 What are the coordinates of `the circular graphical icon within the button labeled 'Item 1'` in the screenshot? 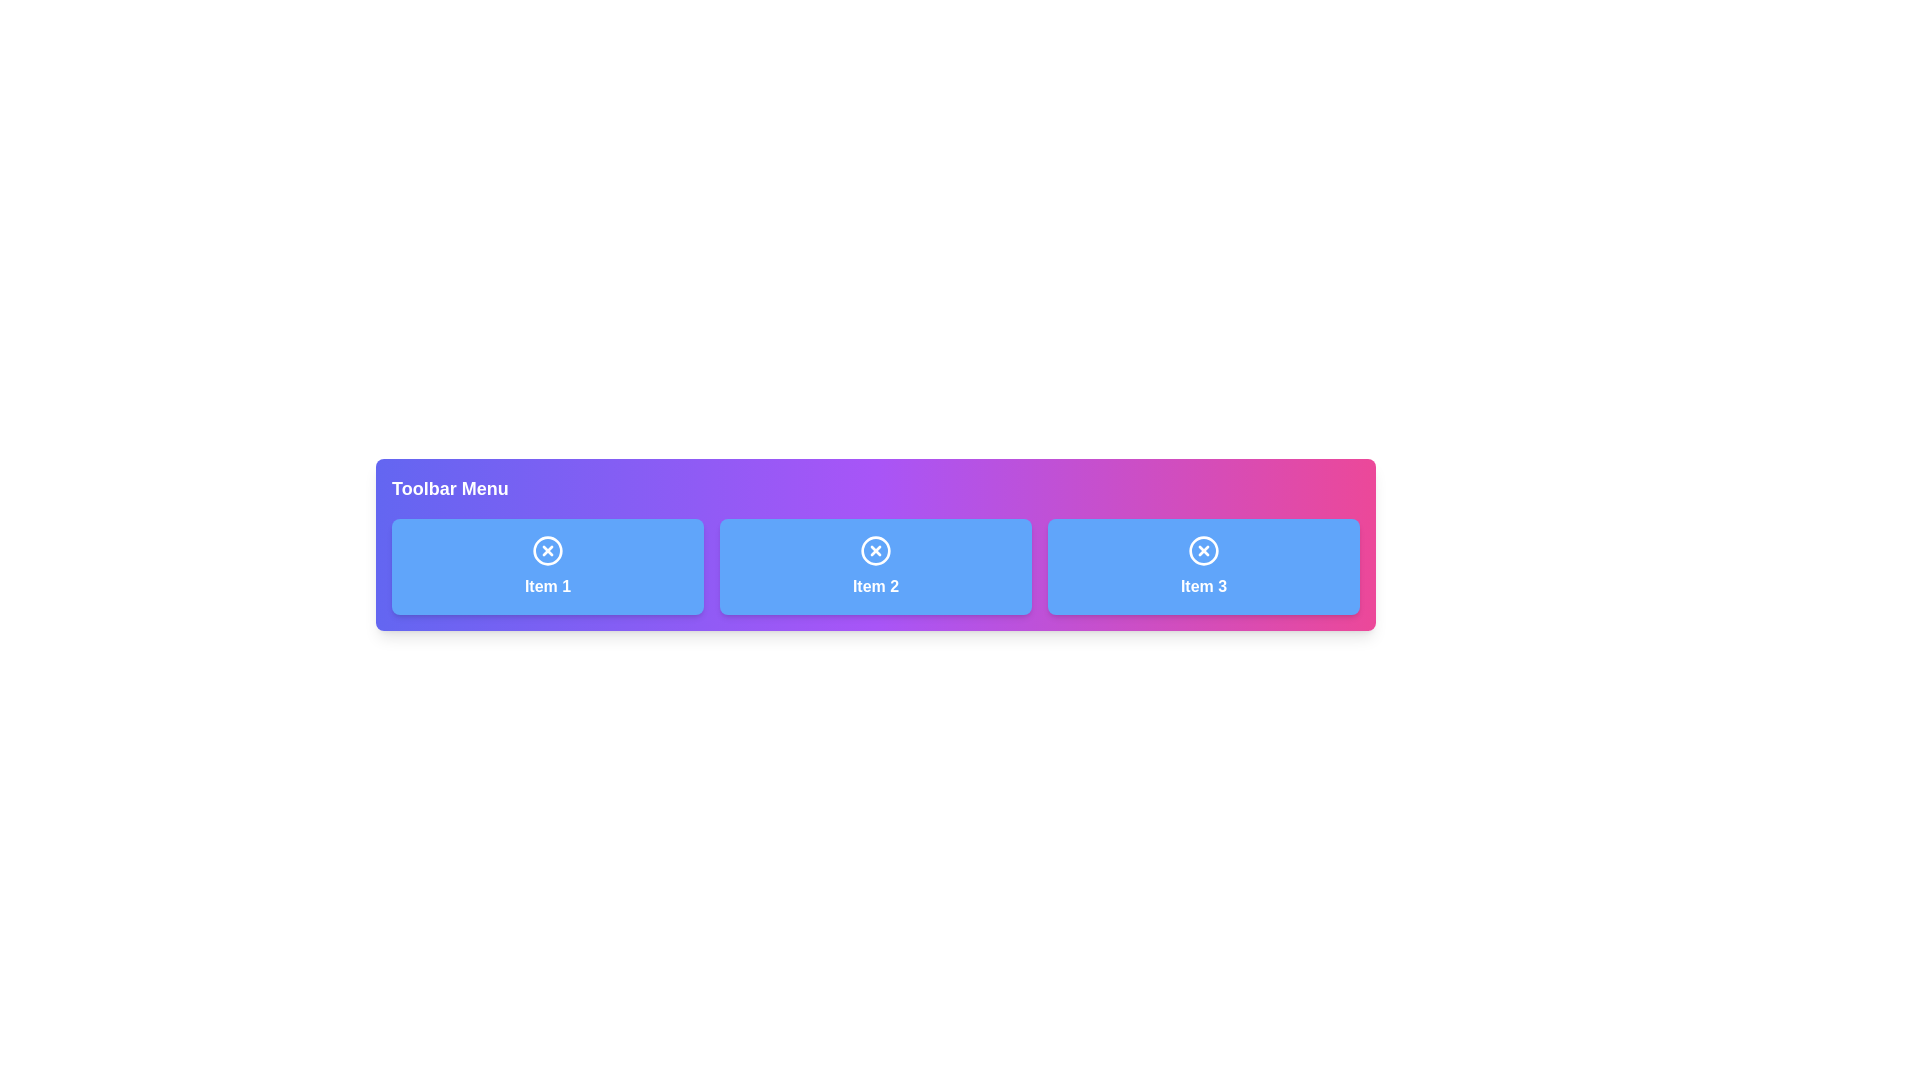 It's located at (547, 551).